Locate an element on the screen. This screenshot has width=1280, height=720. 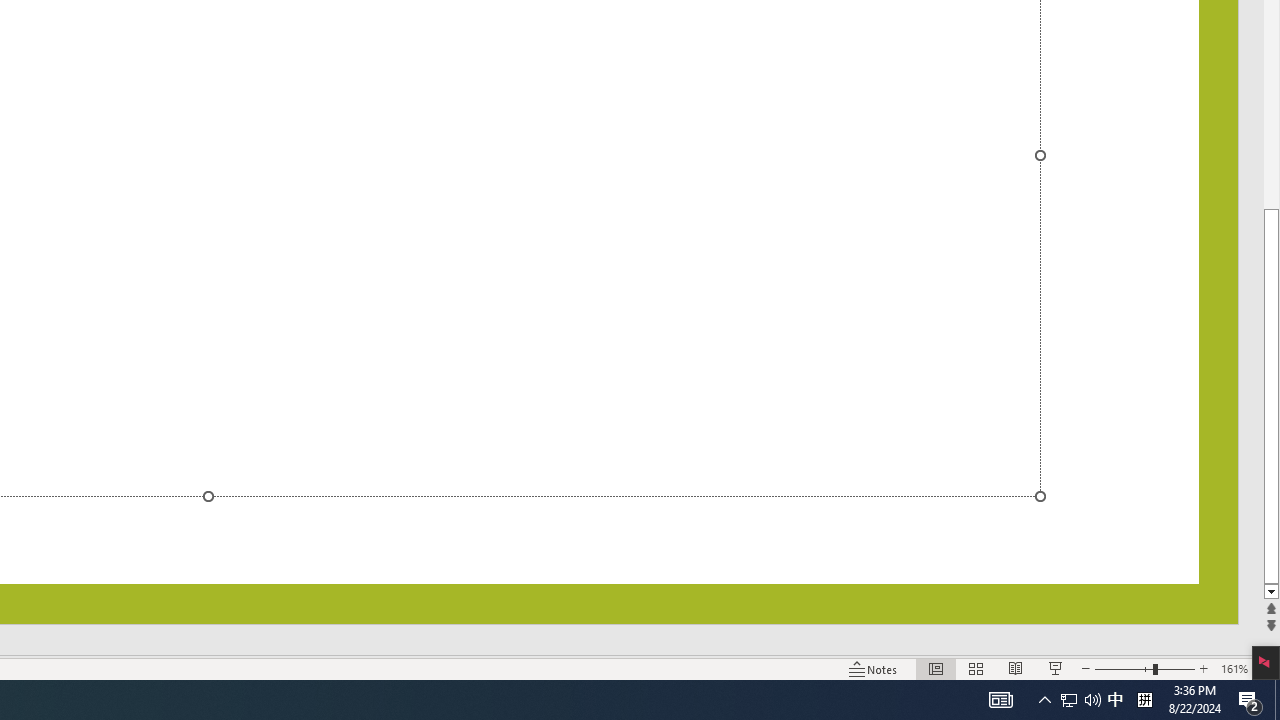
'Zoom 161%' is located at coordinates (1233, 669).